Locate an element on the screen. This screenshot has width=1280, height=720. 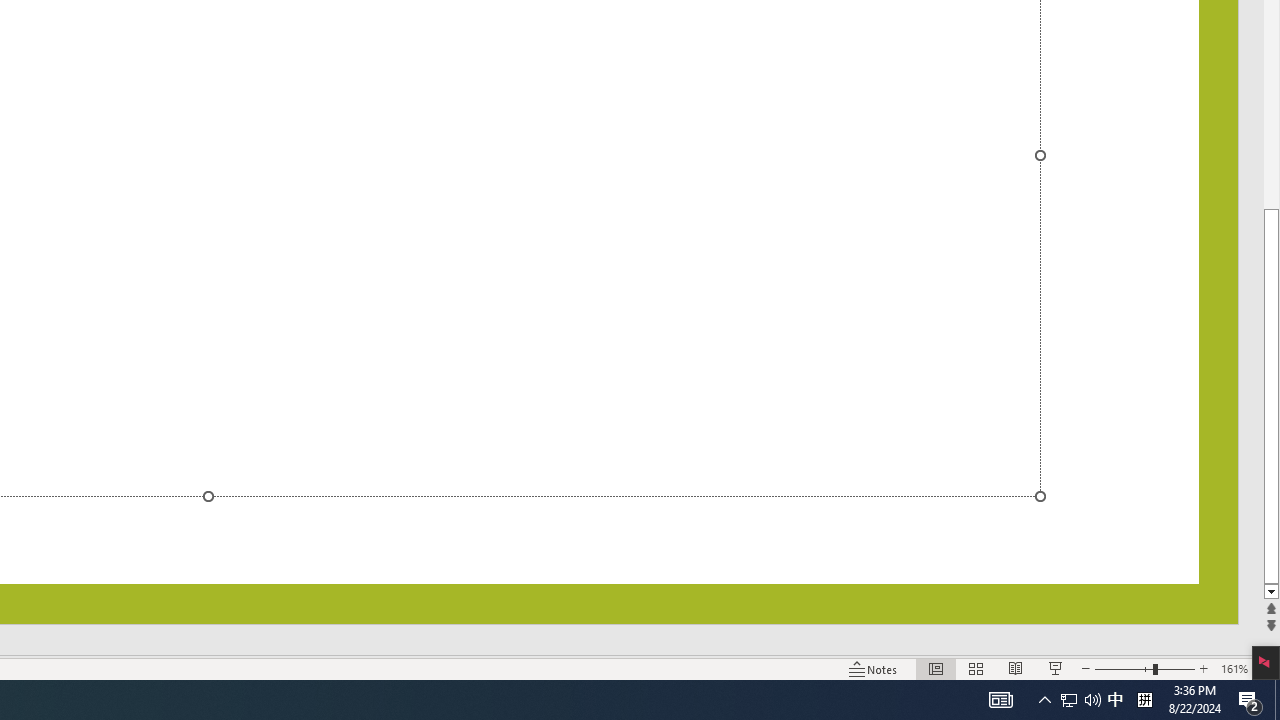
'Zoom 161%' is located at coordinates (1233, 669).